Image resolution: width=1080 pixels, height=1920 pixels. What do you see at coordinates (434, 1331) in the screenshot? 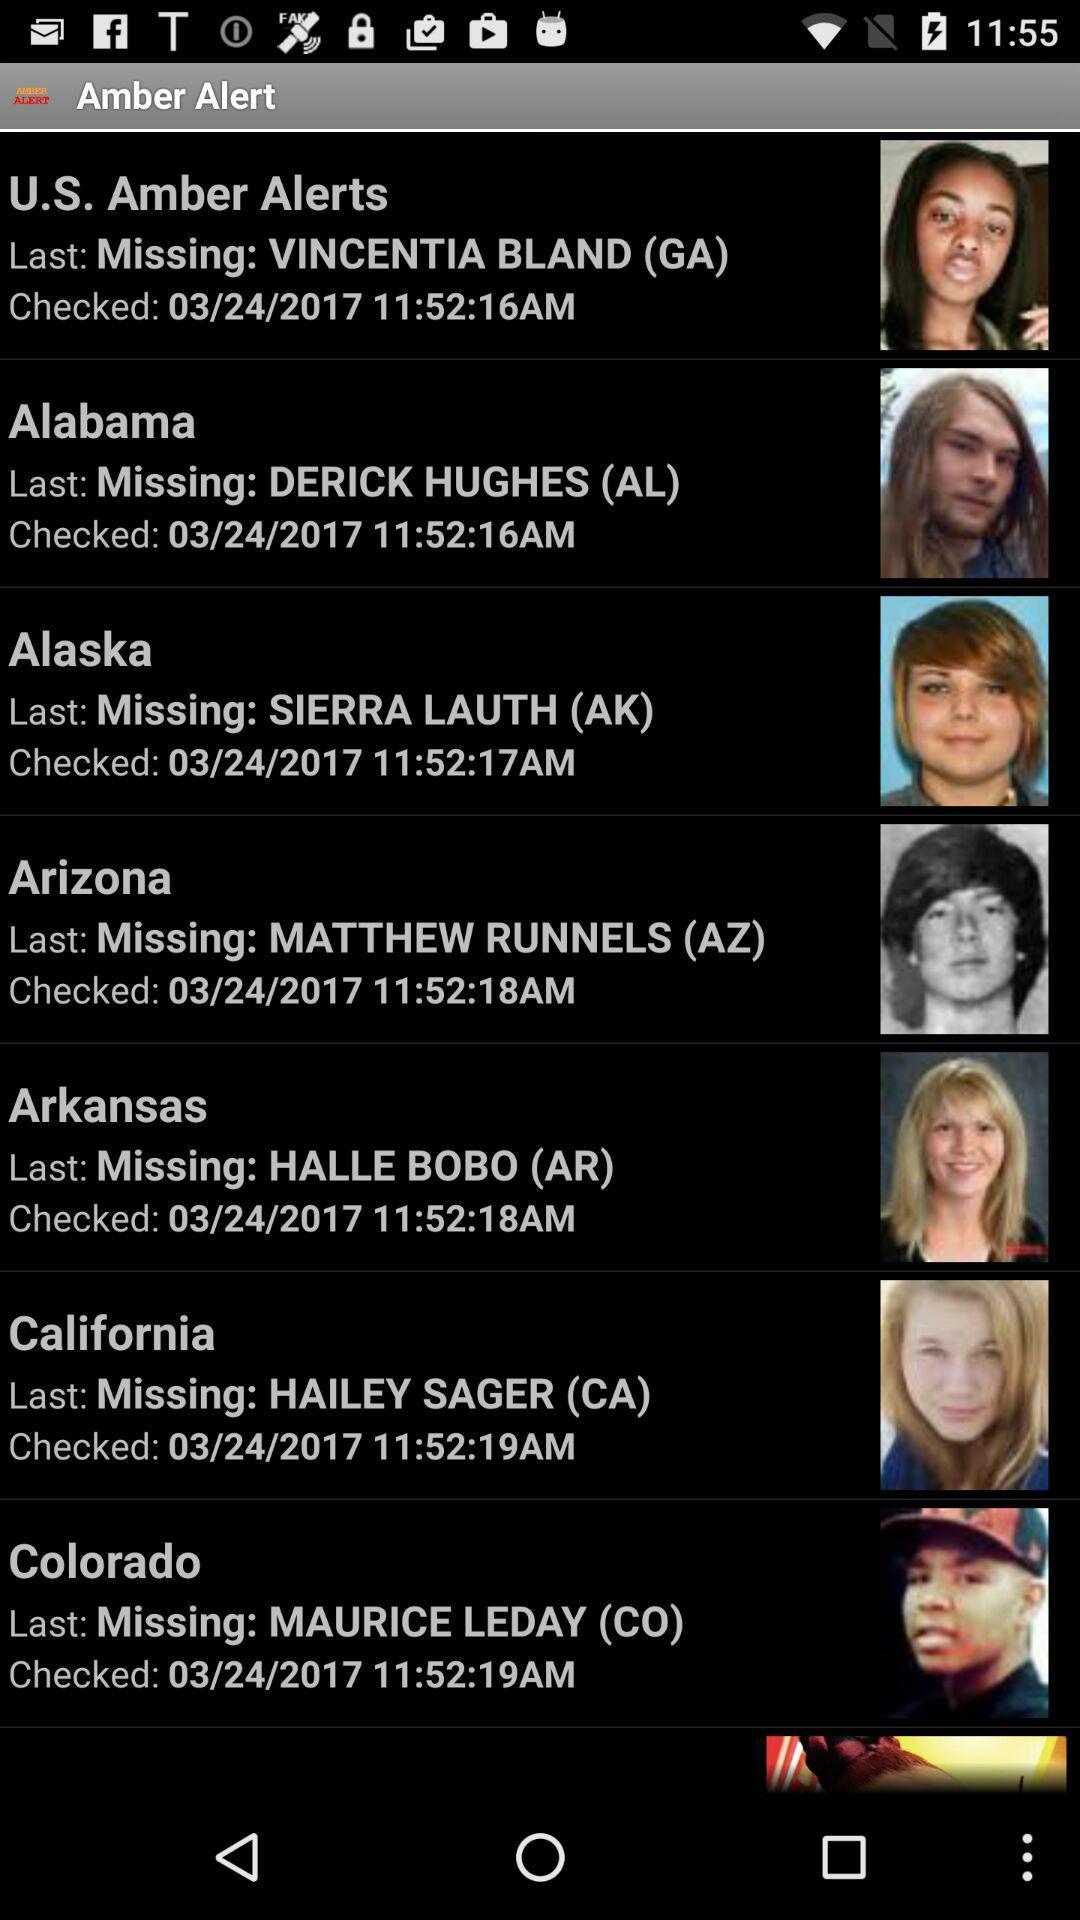
I see `the california icon` at bounding box center [434, 1331].